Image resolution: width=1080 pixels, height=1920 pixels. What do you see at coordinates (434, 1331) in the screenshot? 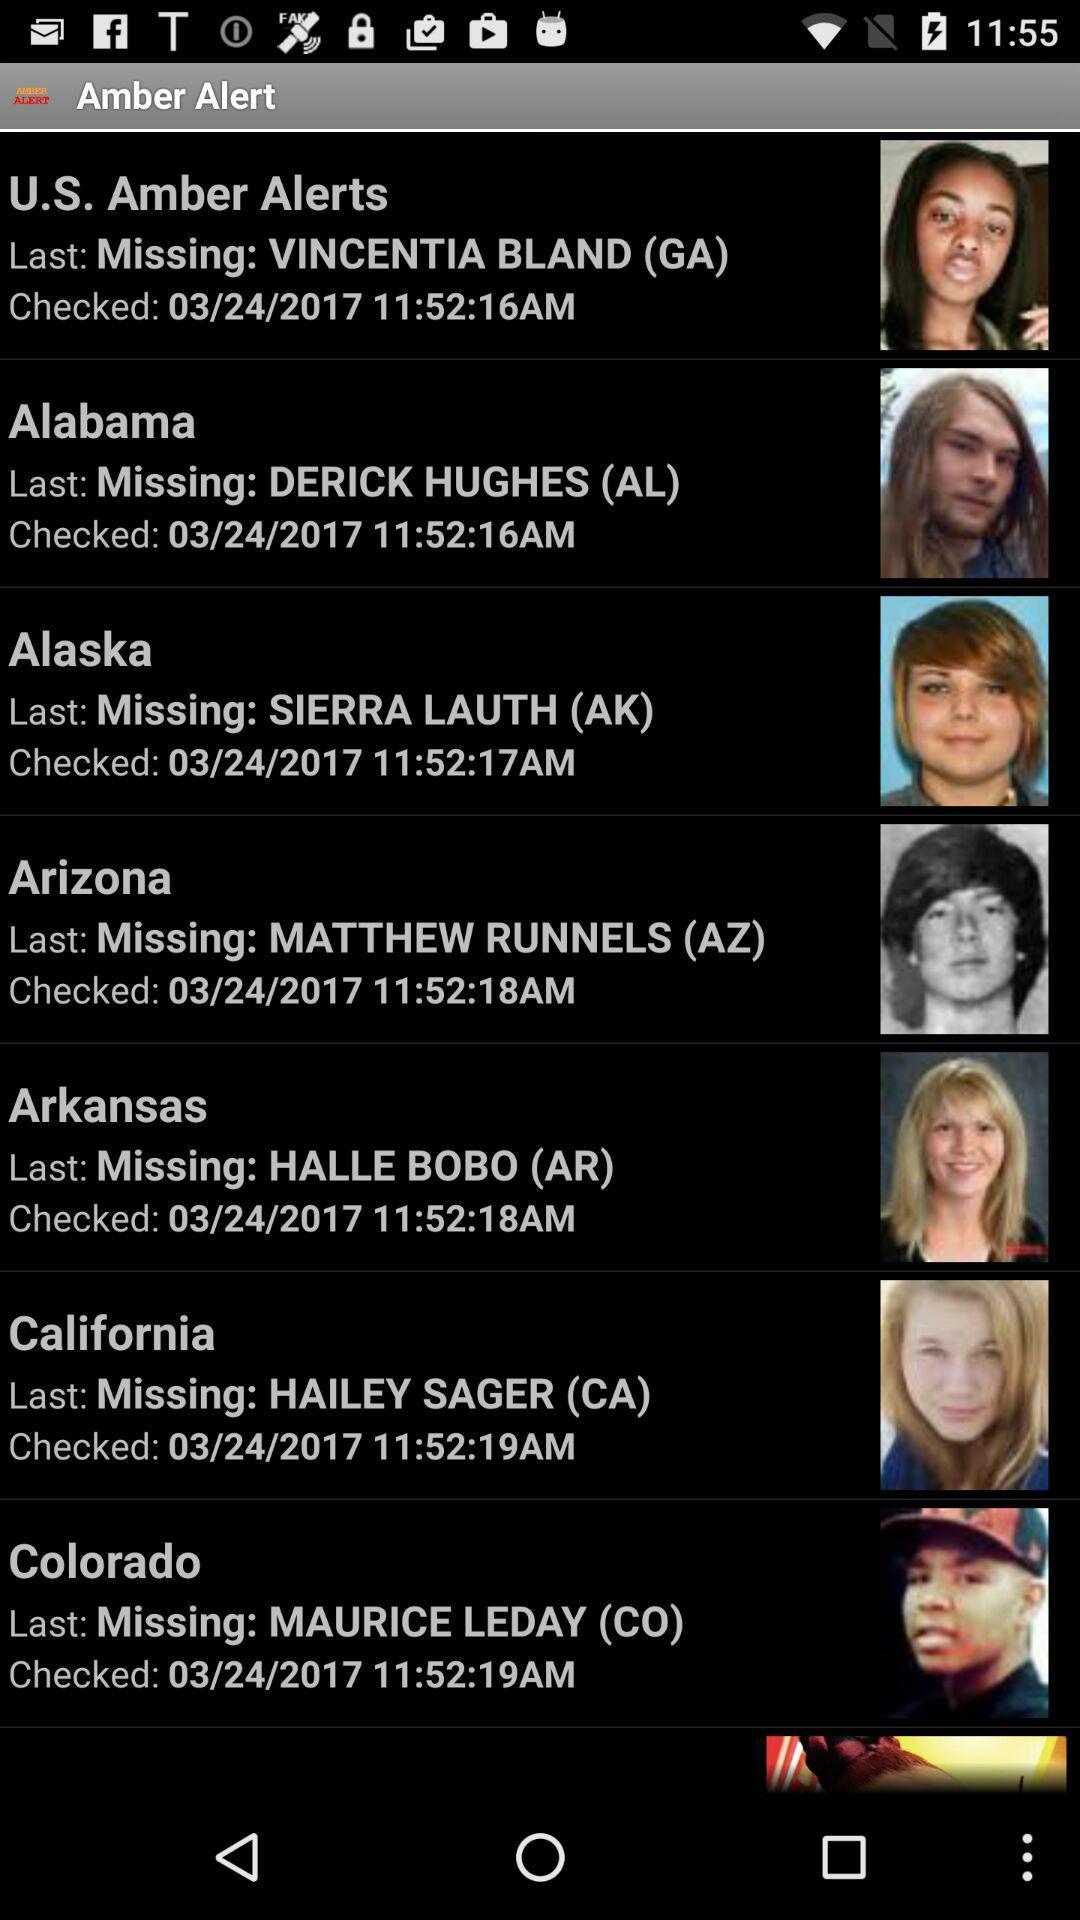
I see `the california icon` at bounding box center [434, 1331].